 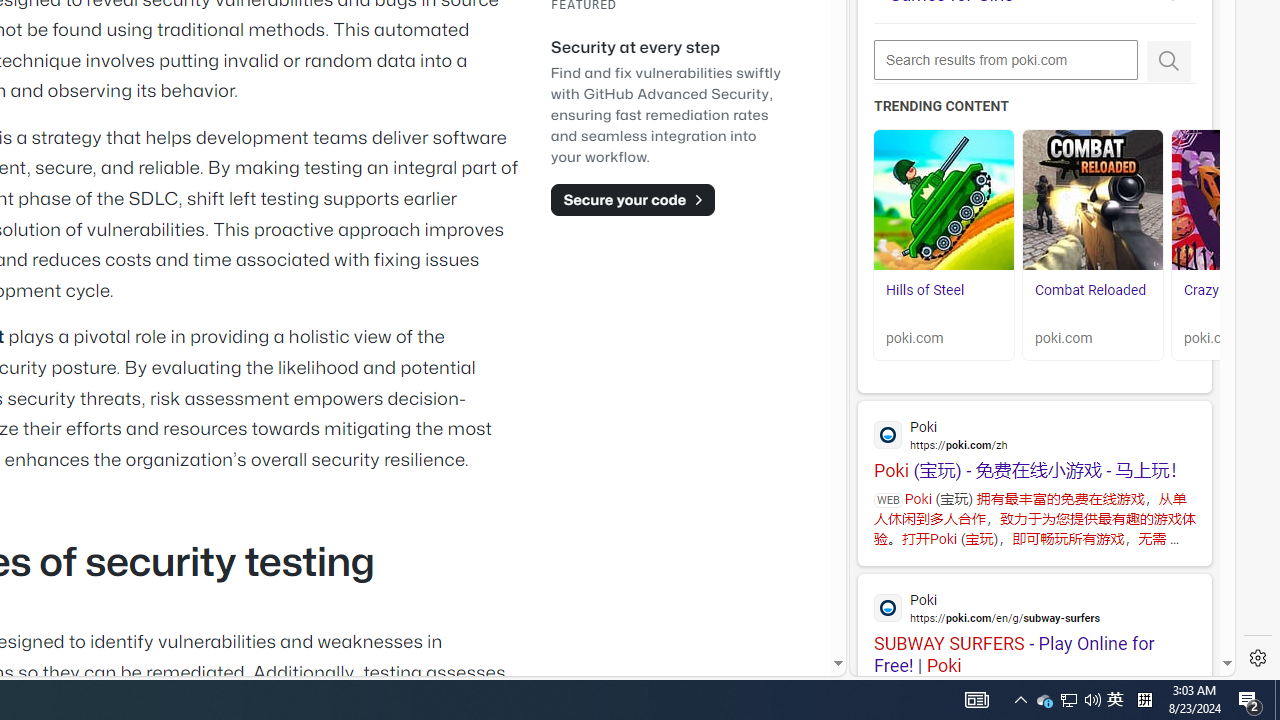 What do you see at coordinates (943, 200) in the screenshot?
I see `'Hills of Steel'` at bounding box center [943, 200].